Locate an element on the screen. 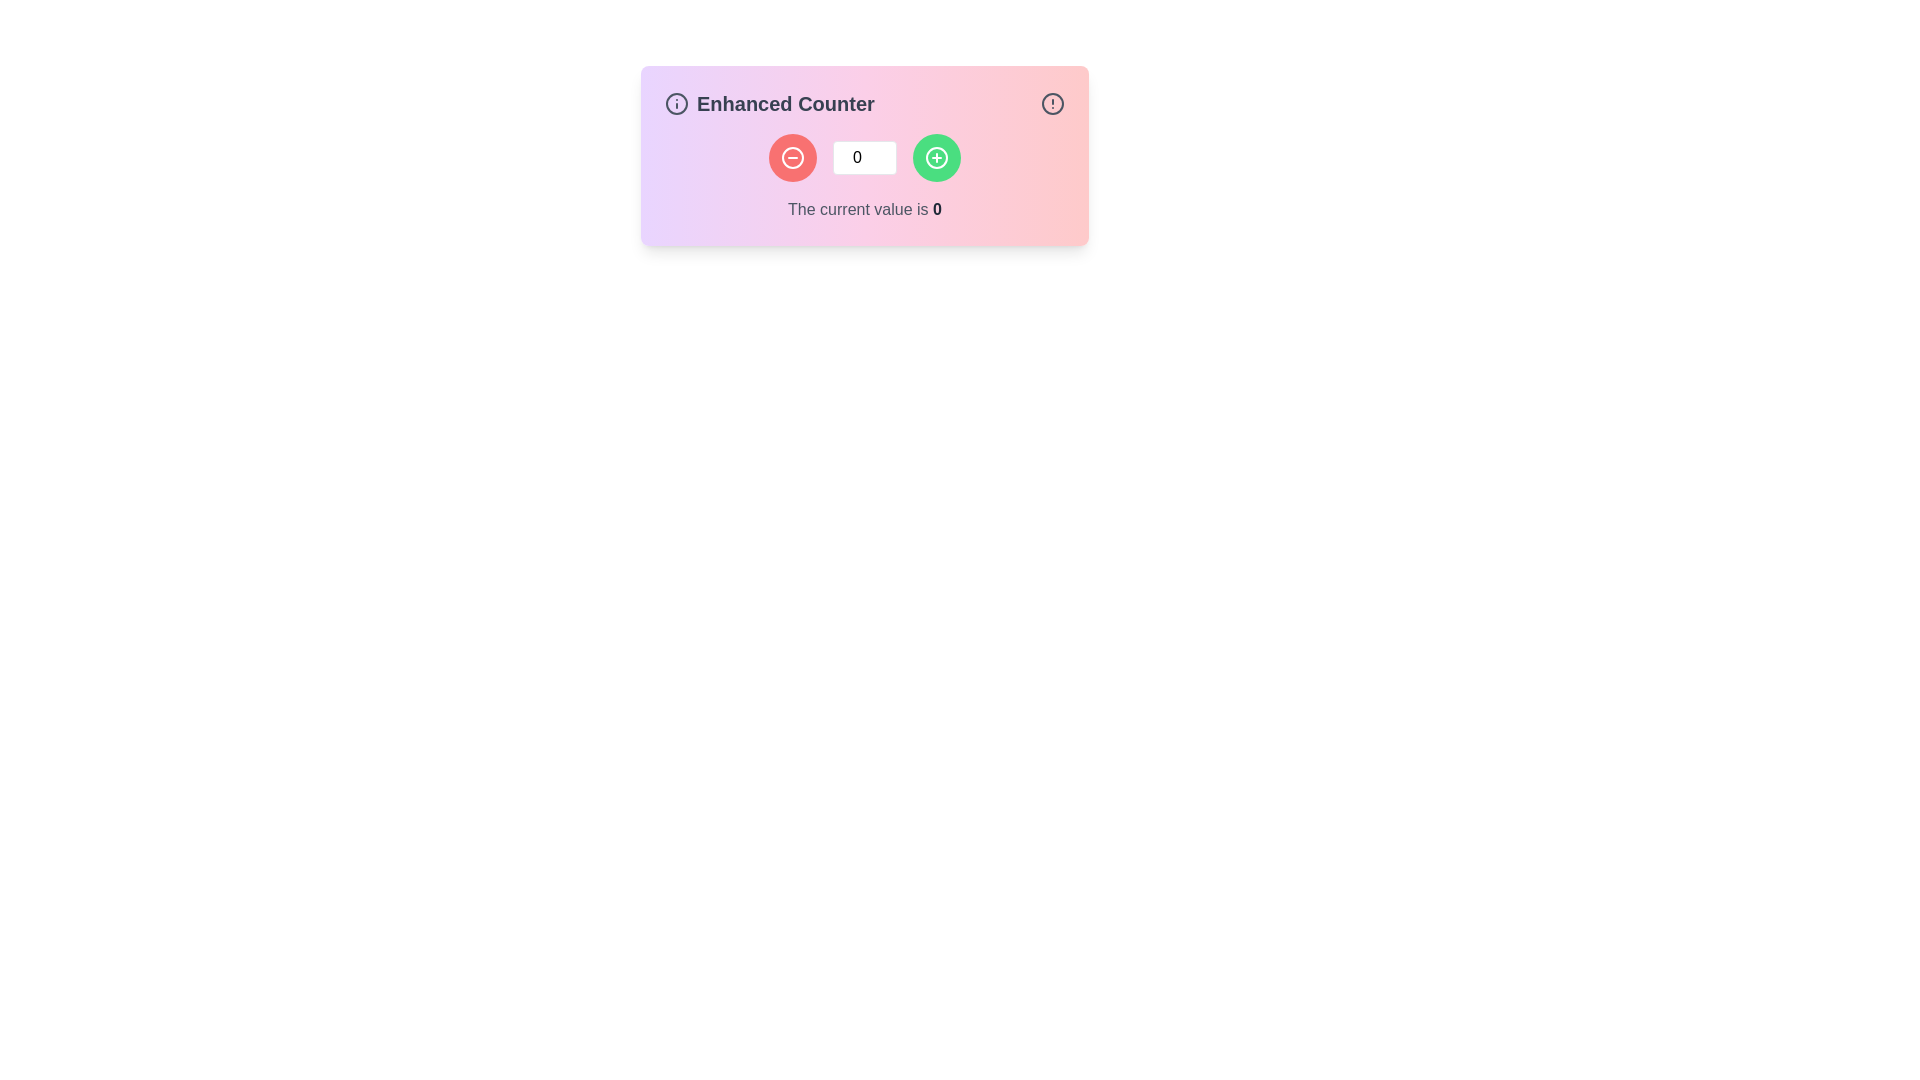 The width and height of the screenshot is (1920, 1080). the text label that states 'The current value is 0', which is styled in gray and located below the numeric input field is located at coordinates (864, 209).